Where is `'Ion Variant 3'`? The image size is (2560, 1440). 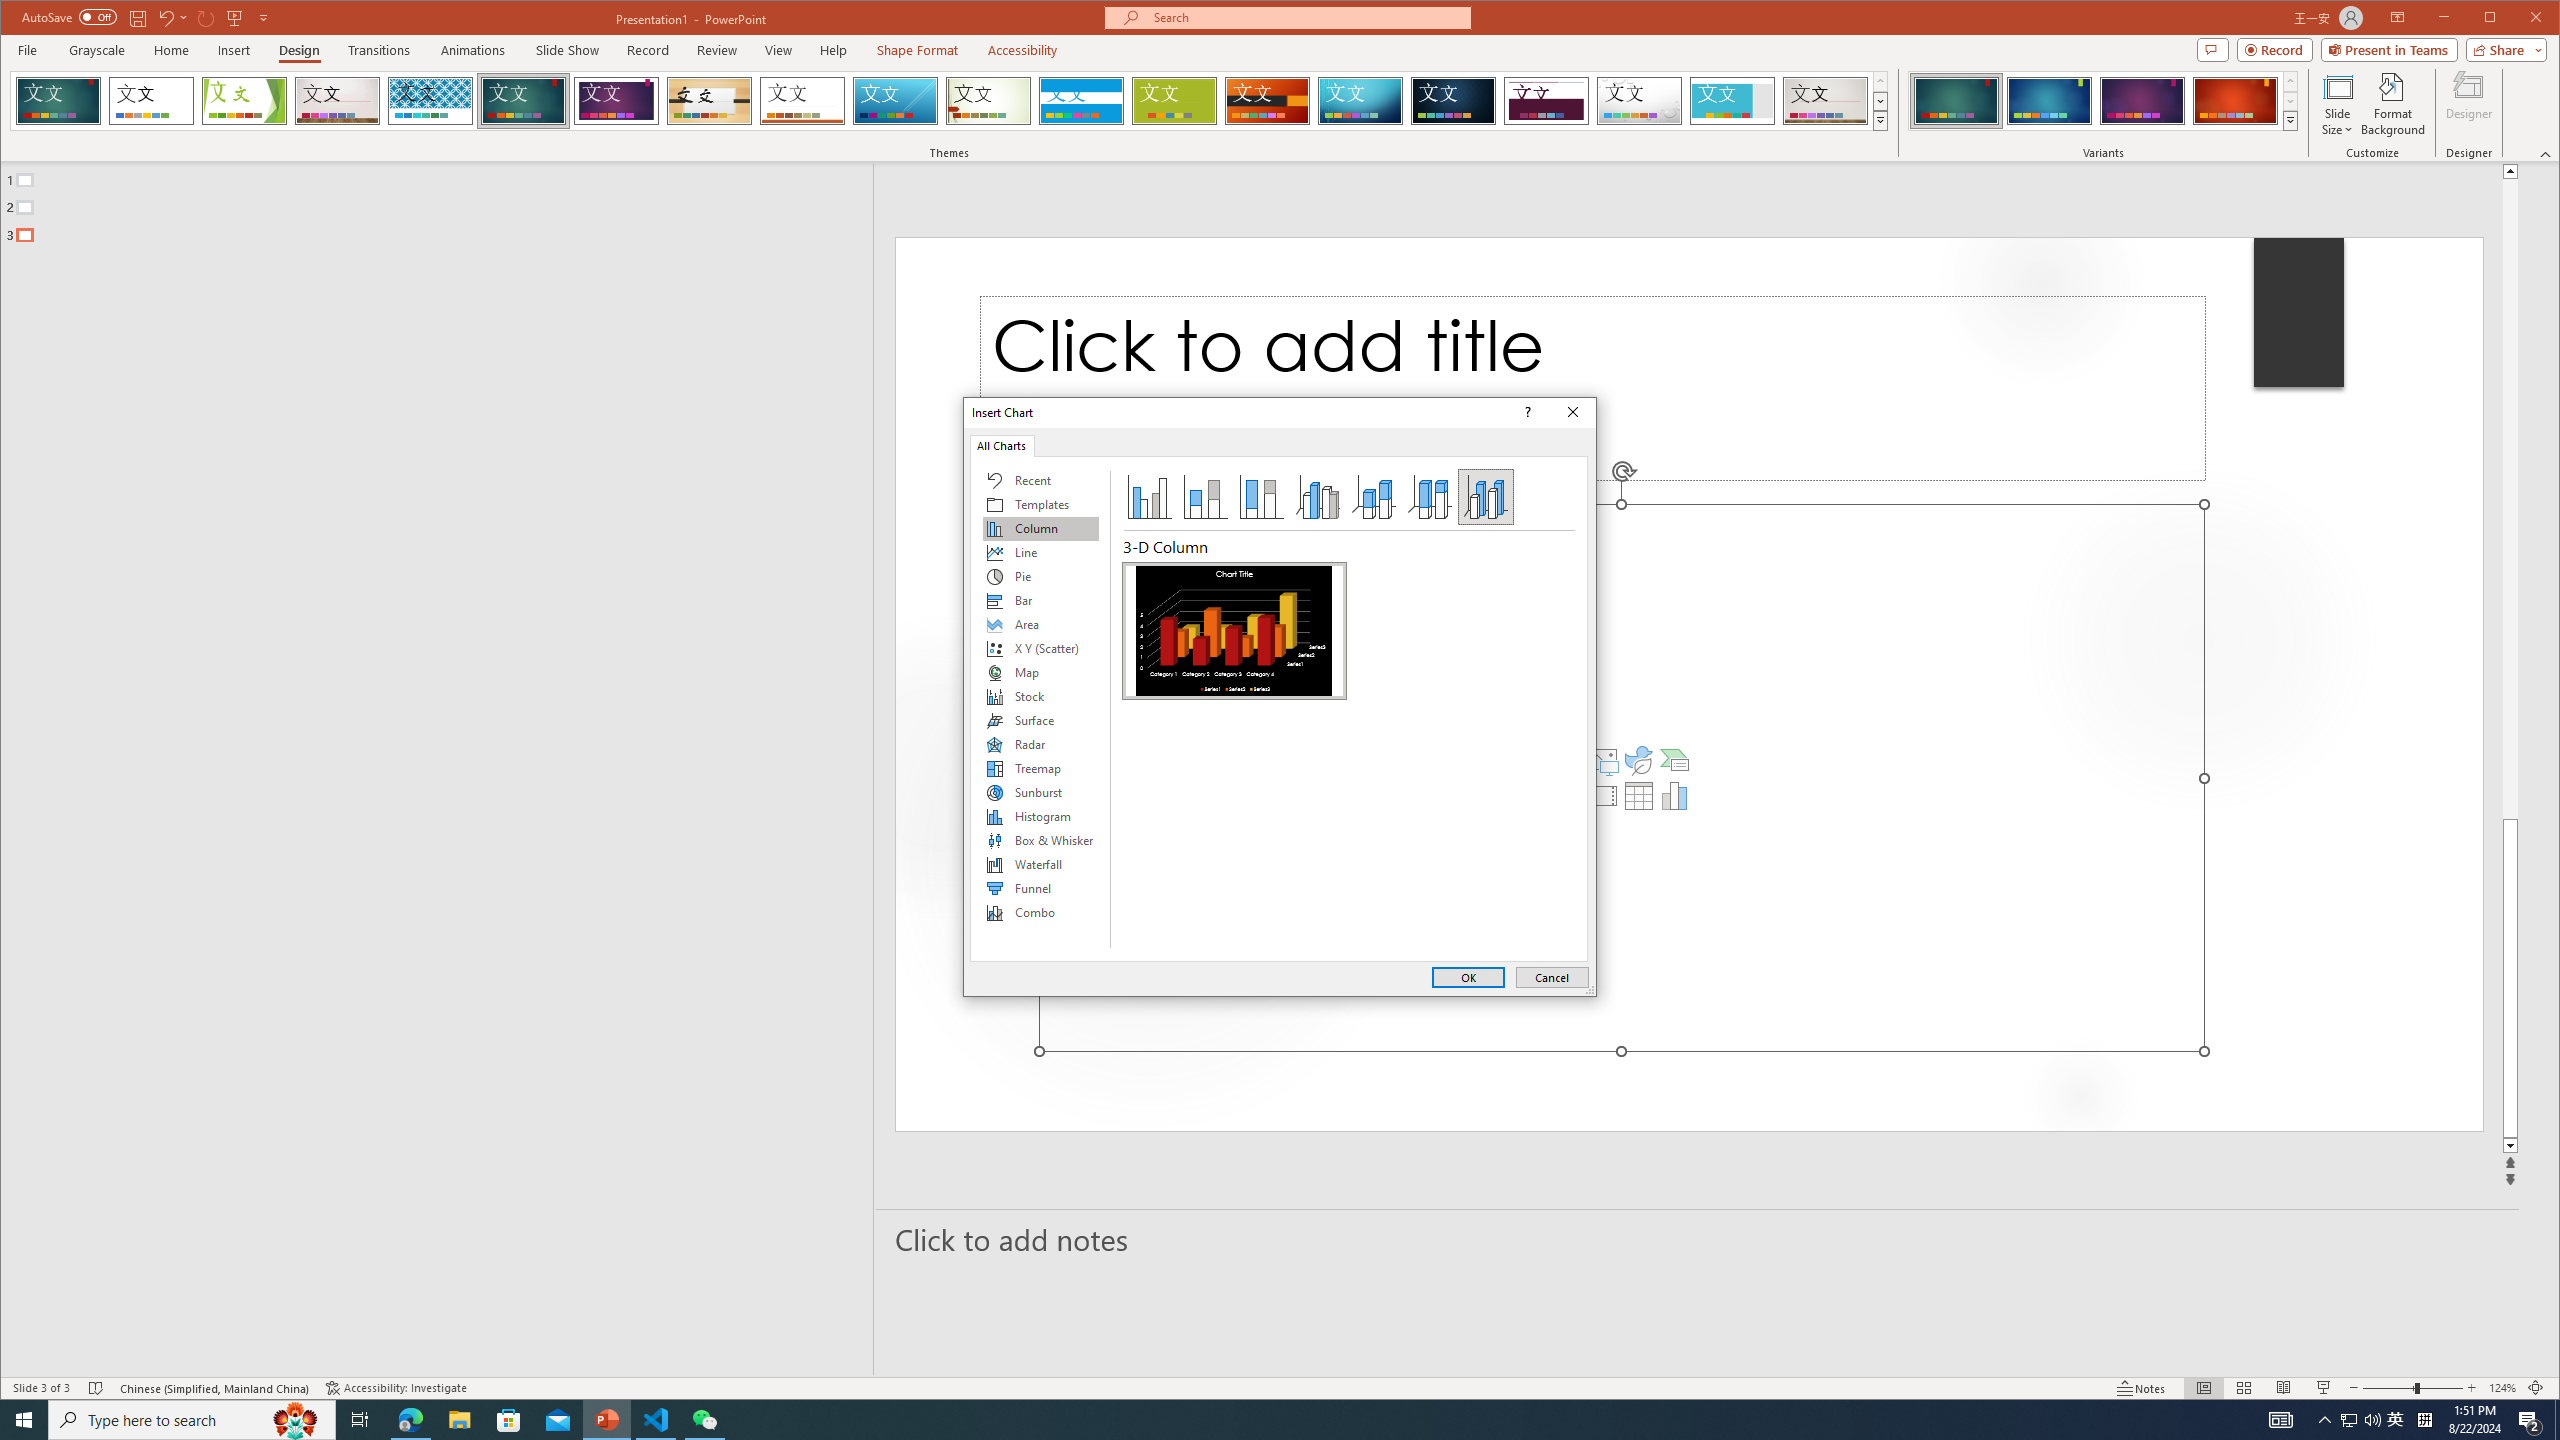
'Ion Variant 3' is located at coordinates (2141, 100).